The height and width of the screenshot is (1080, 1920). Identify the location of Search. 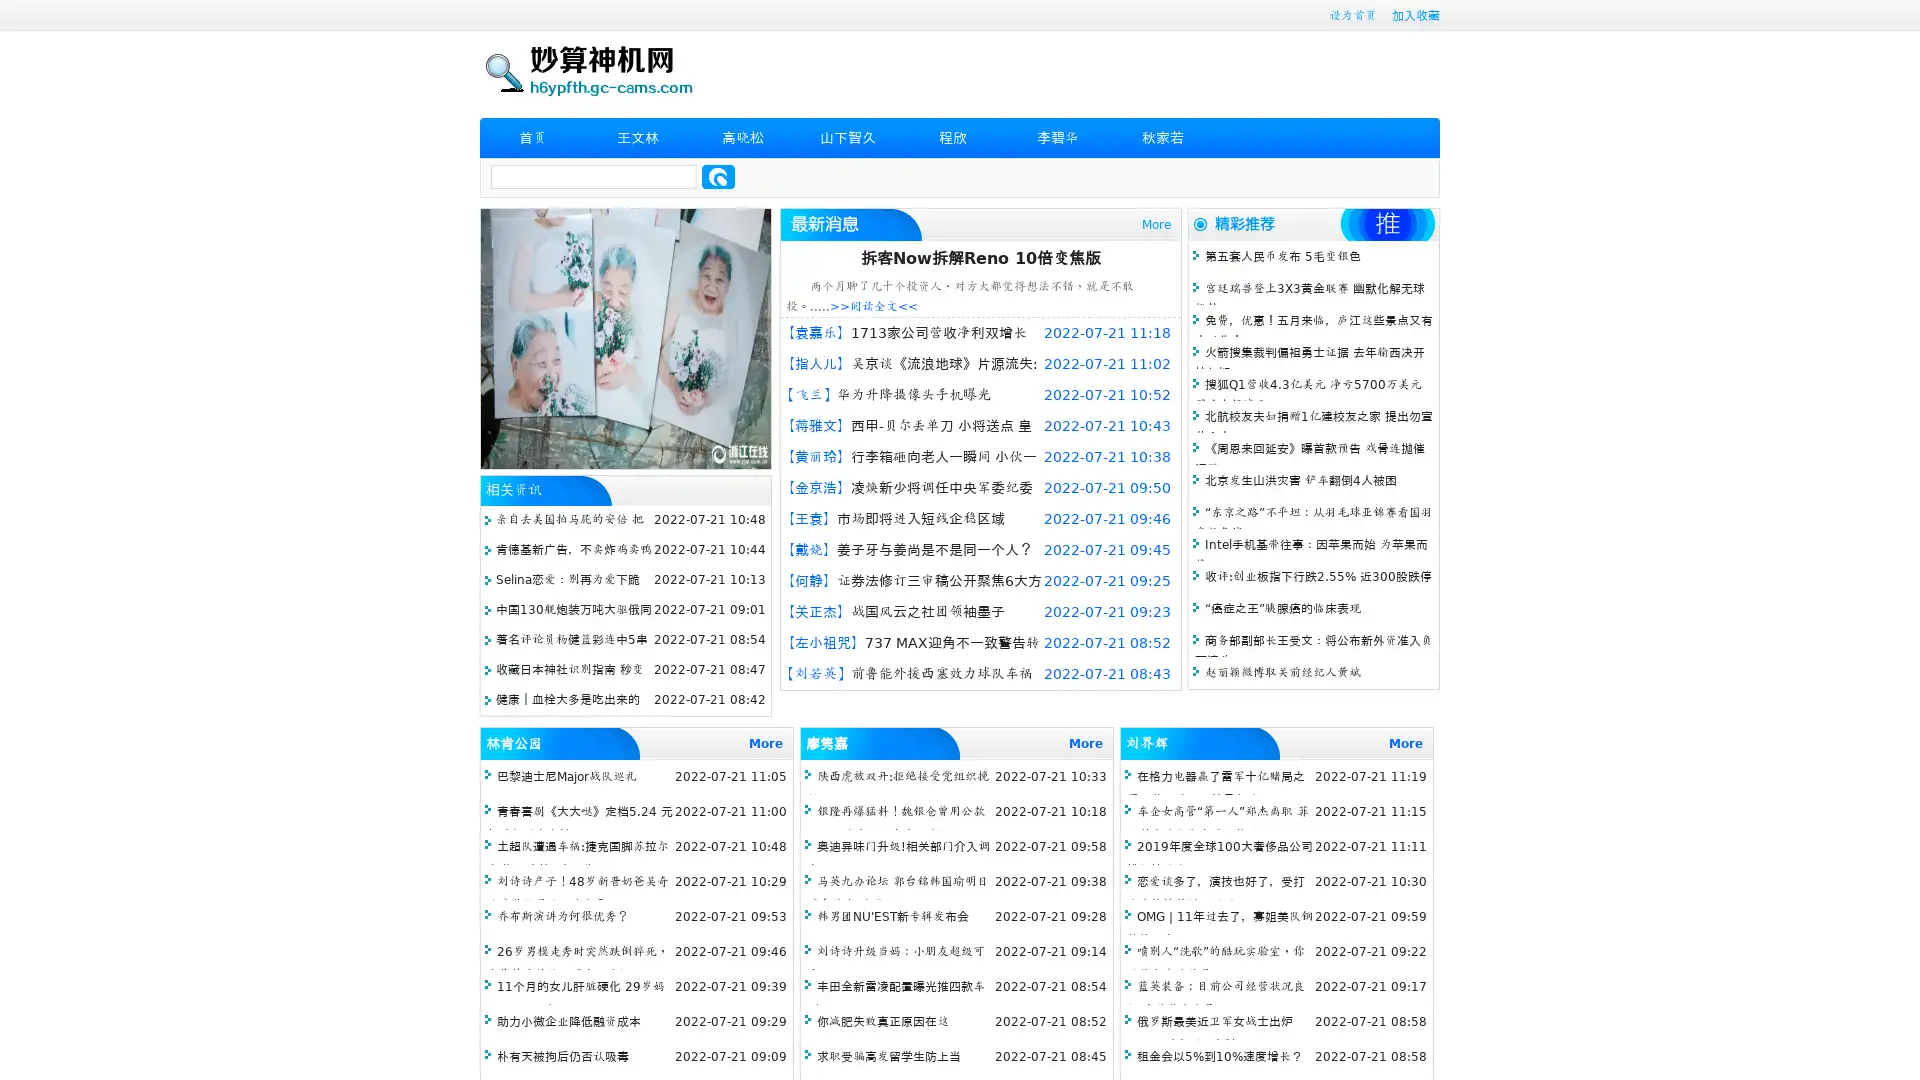
(718, 176).